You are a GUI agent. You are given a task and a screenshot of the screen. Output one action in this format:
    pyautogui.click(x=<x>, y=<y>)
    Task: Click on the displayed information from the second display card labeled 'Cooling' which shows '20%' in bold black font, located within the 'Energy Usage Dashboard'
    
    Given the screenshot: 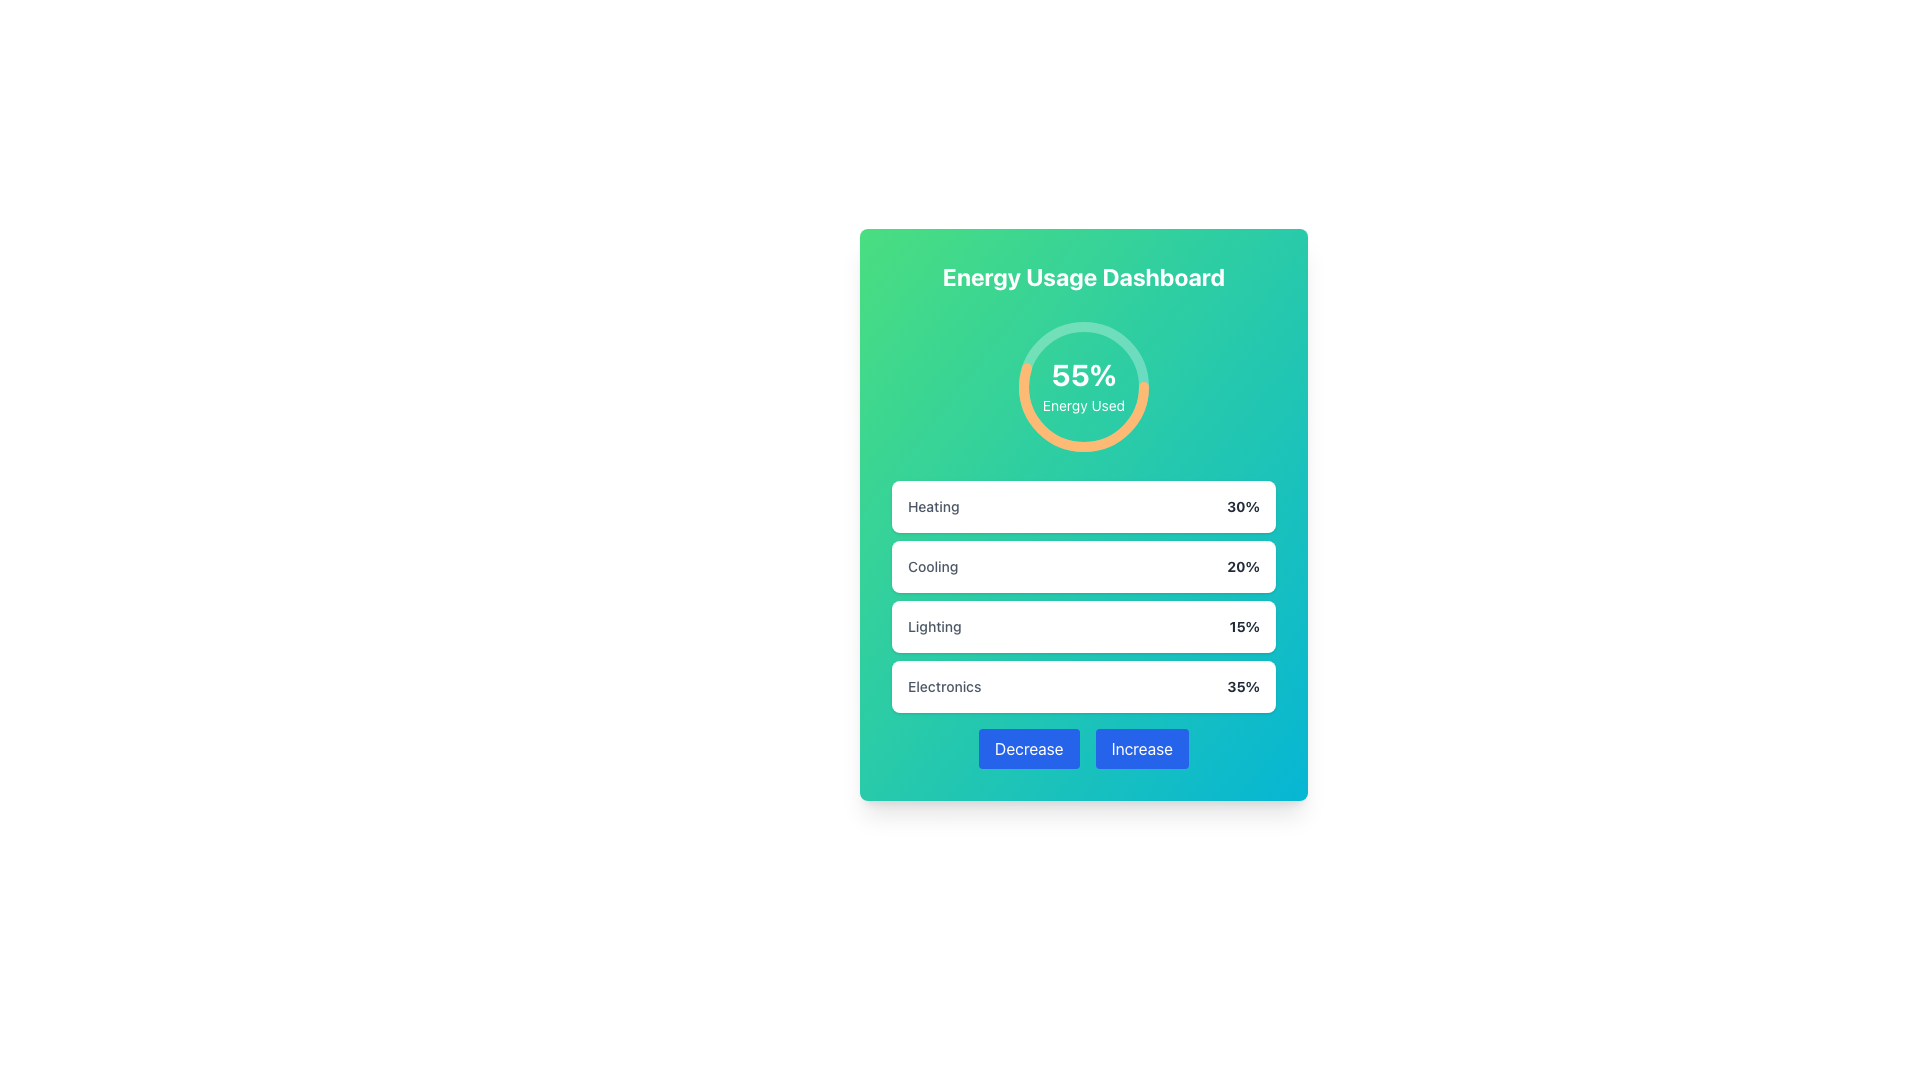 What is the action you would take?
    pyautogui.click(x=1083, y=567)
    